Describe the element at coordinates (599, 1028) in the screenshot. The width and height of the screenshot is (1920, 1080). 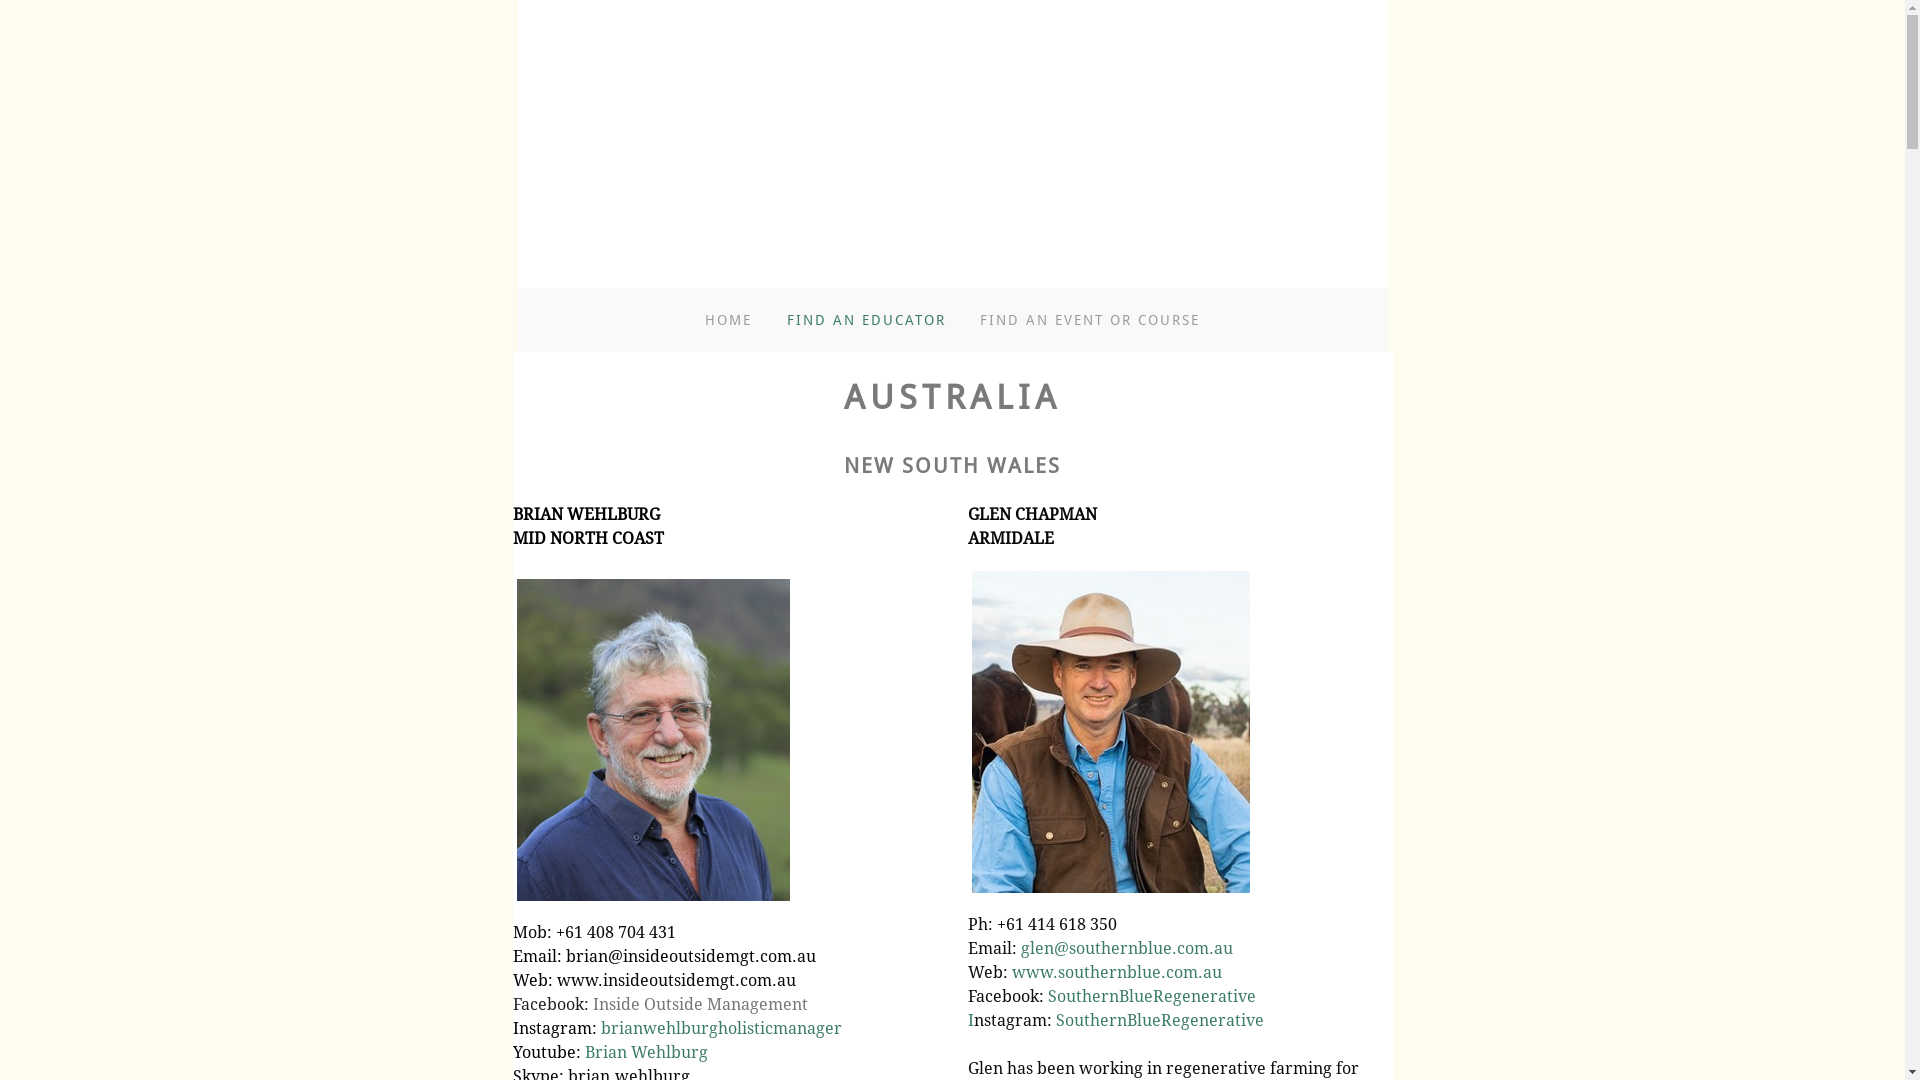
I see `'brianwehlburgholisticmanager'` at that location.